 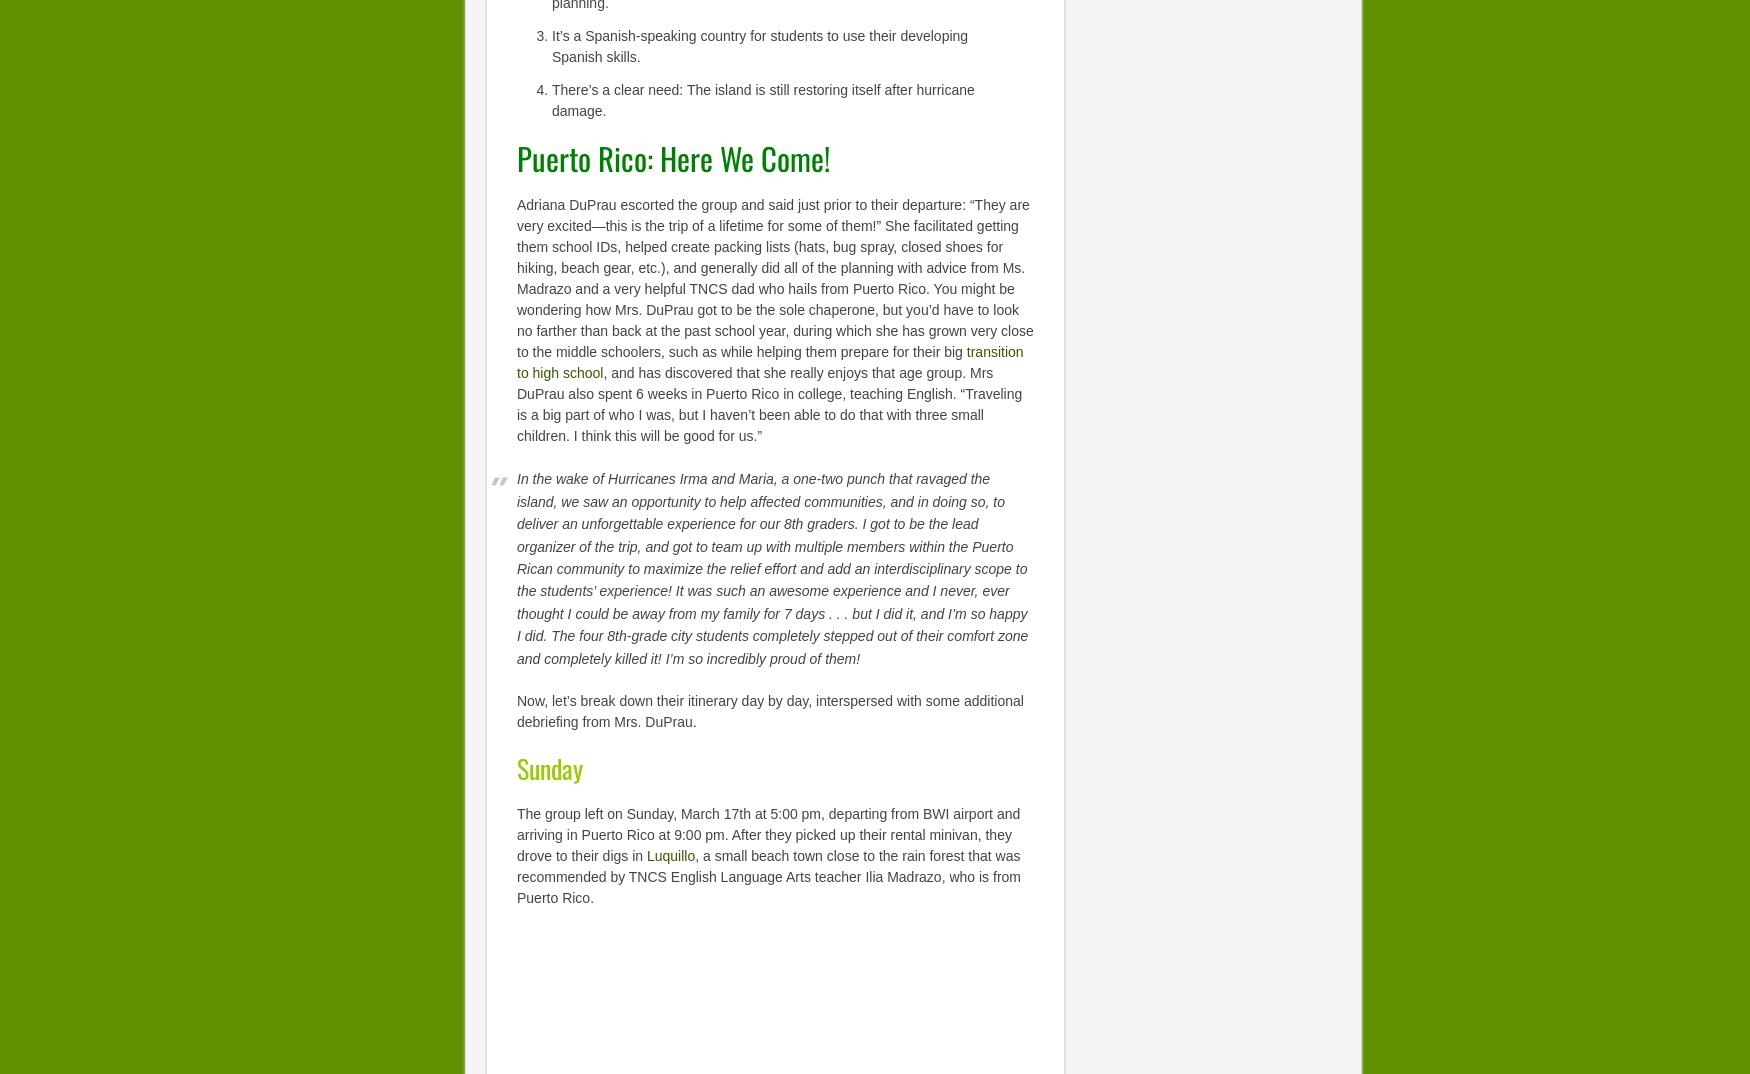 What do you see at coordinates (549, 766) in the screenshot?
I see `'Sunday'` at bounding box center [549, 766].